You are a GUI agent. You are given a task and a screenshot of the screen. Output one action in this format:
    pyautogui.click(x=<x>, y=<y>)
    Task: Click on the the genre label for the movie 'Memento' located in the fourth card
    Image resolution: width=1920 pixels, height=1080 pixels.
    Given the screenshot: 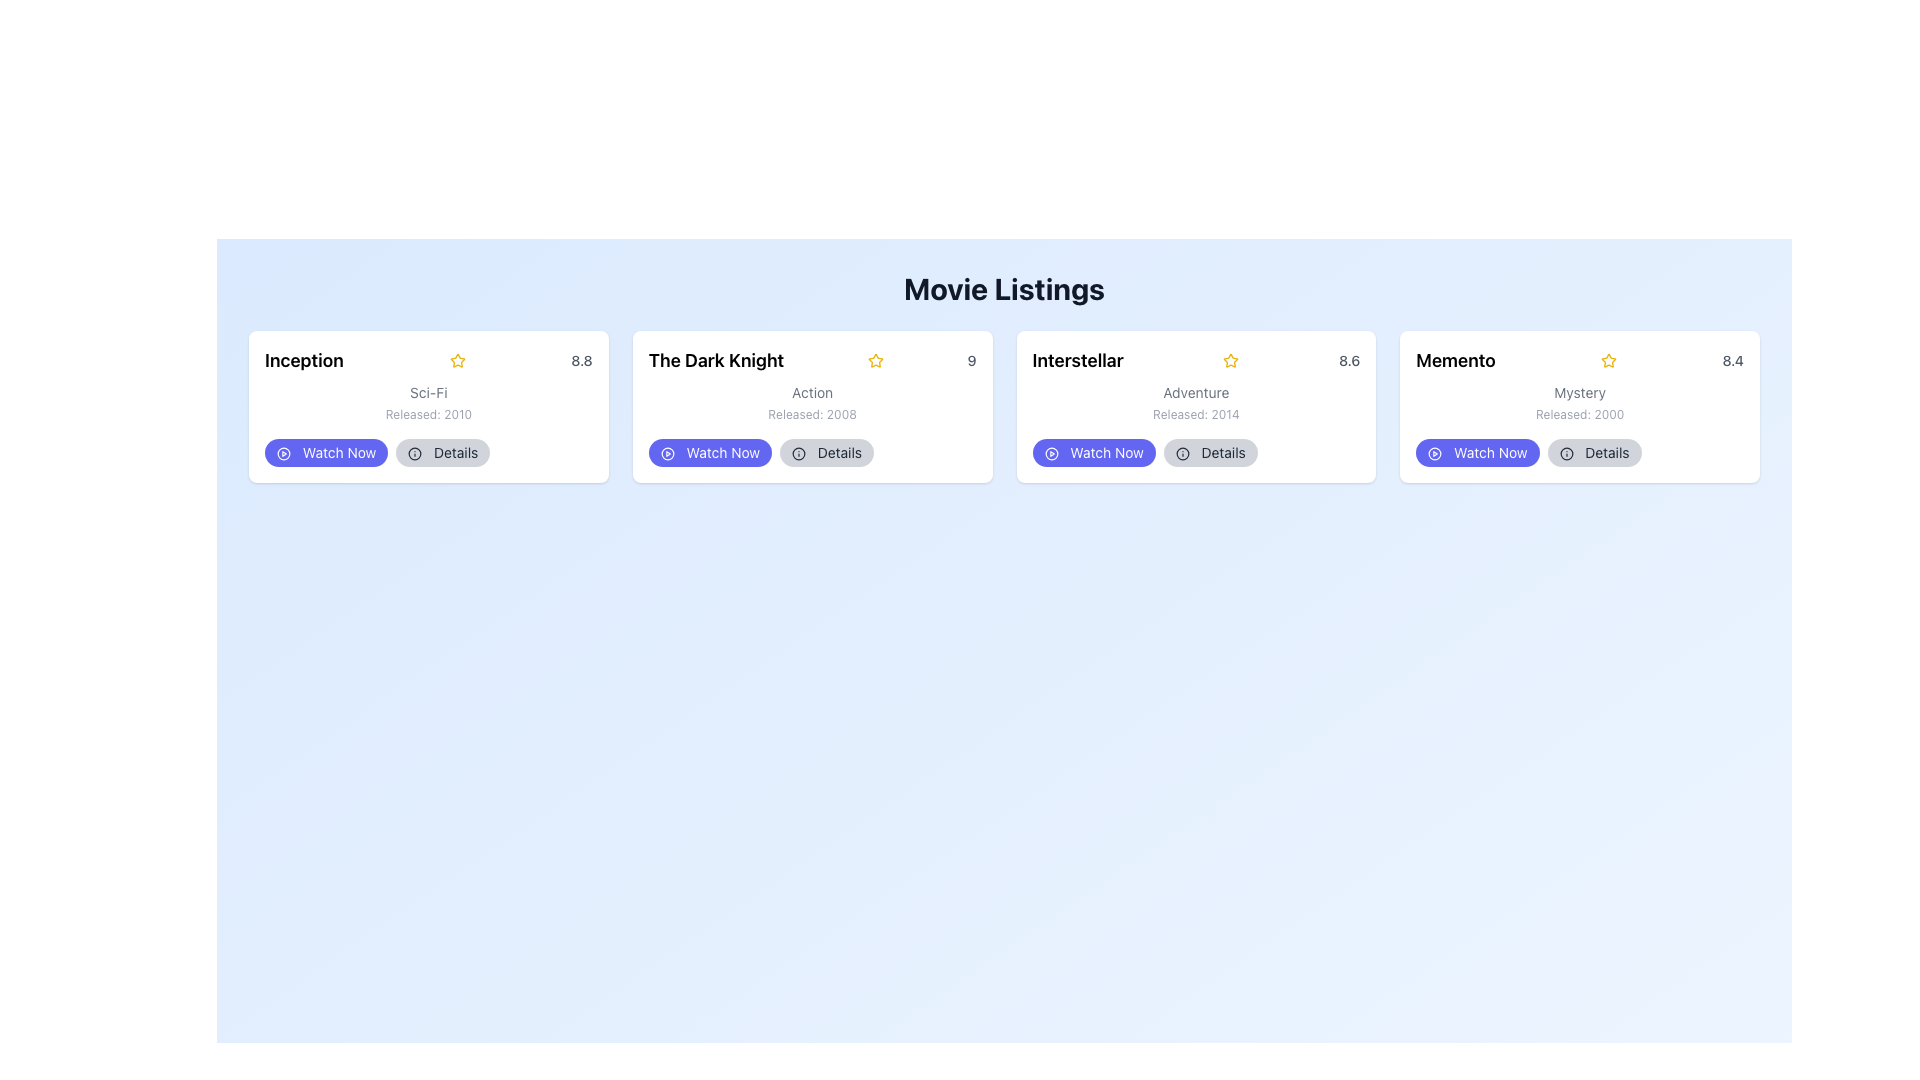 What is the action you would take?
    pyautogui.click(x=1579, y=393)
    